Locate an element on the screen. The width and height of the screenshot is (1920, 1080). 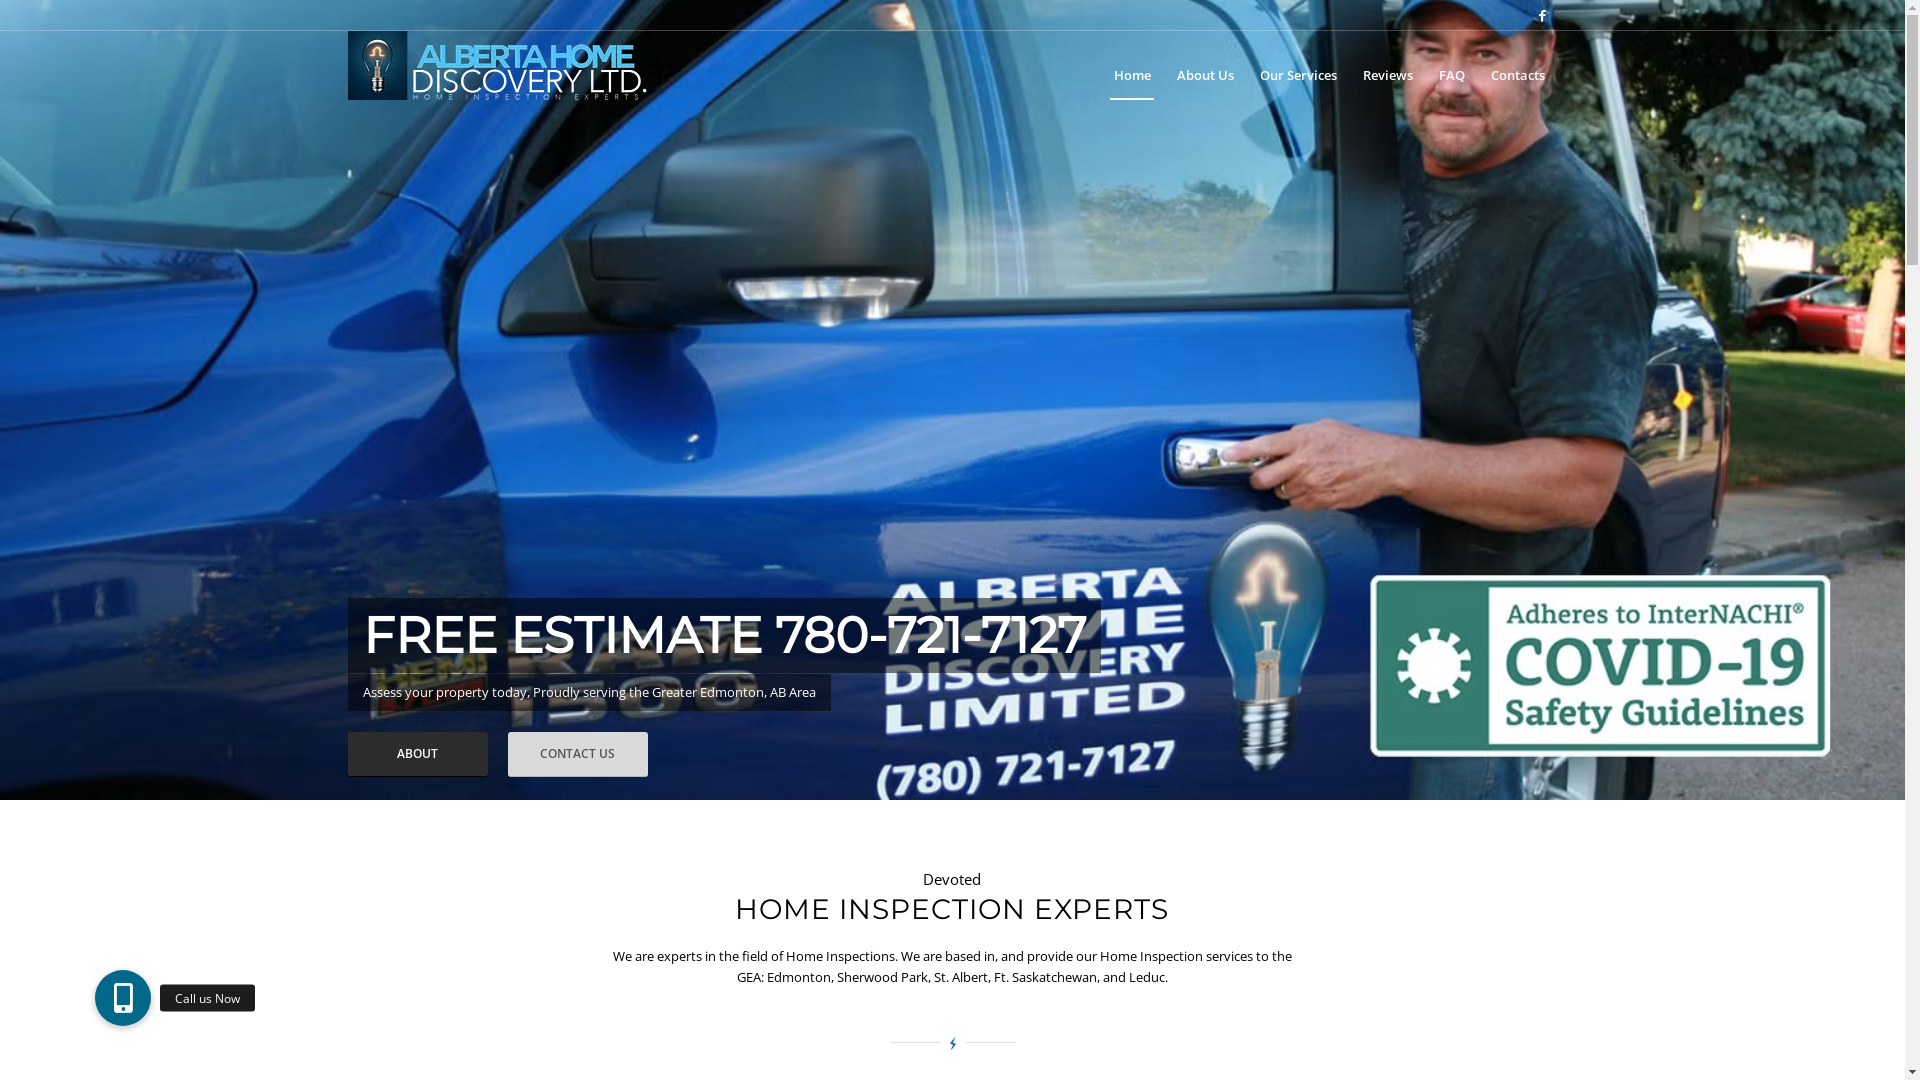
'Contacts' is located at coordinates (1517, 73).